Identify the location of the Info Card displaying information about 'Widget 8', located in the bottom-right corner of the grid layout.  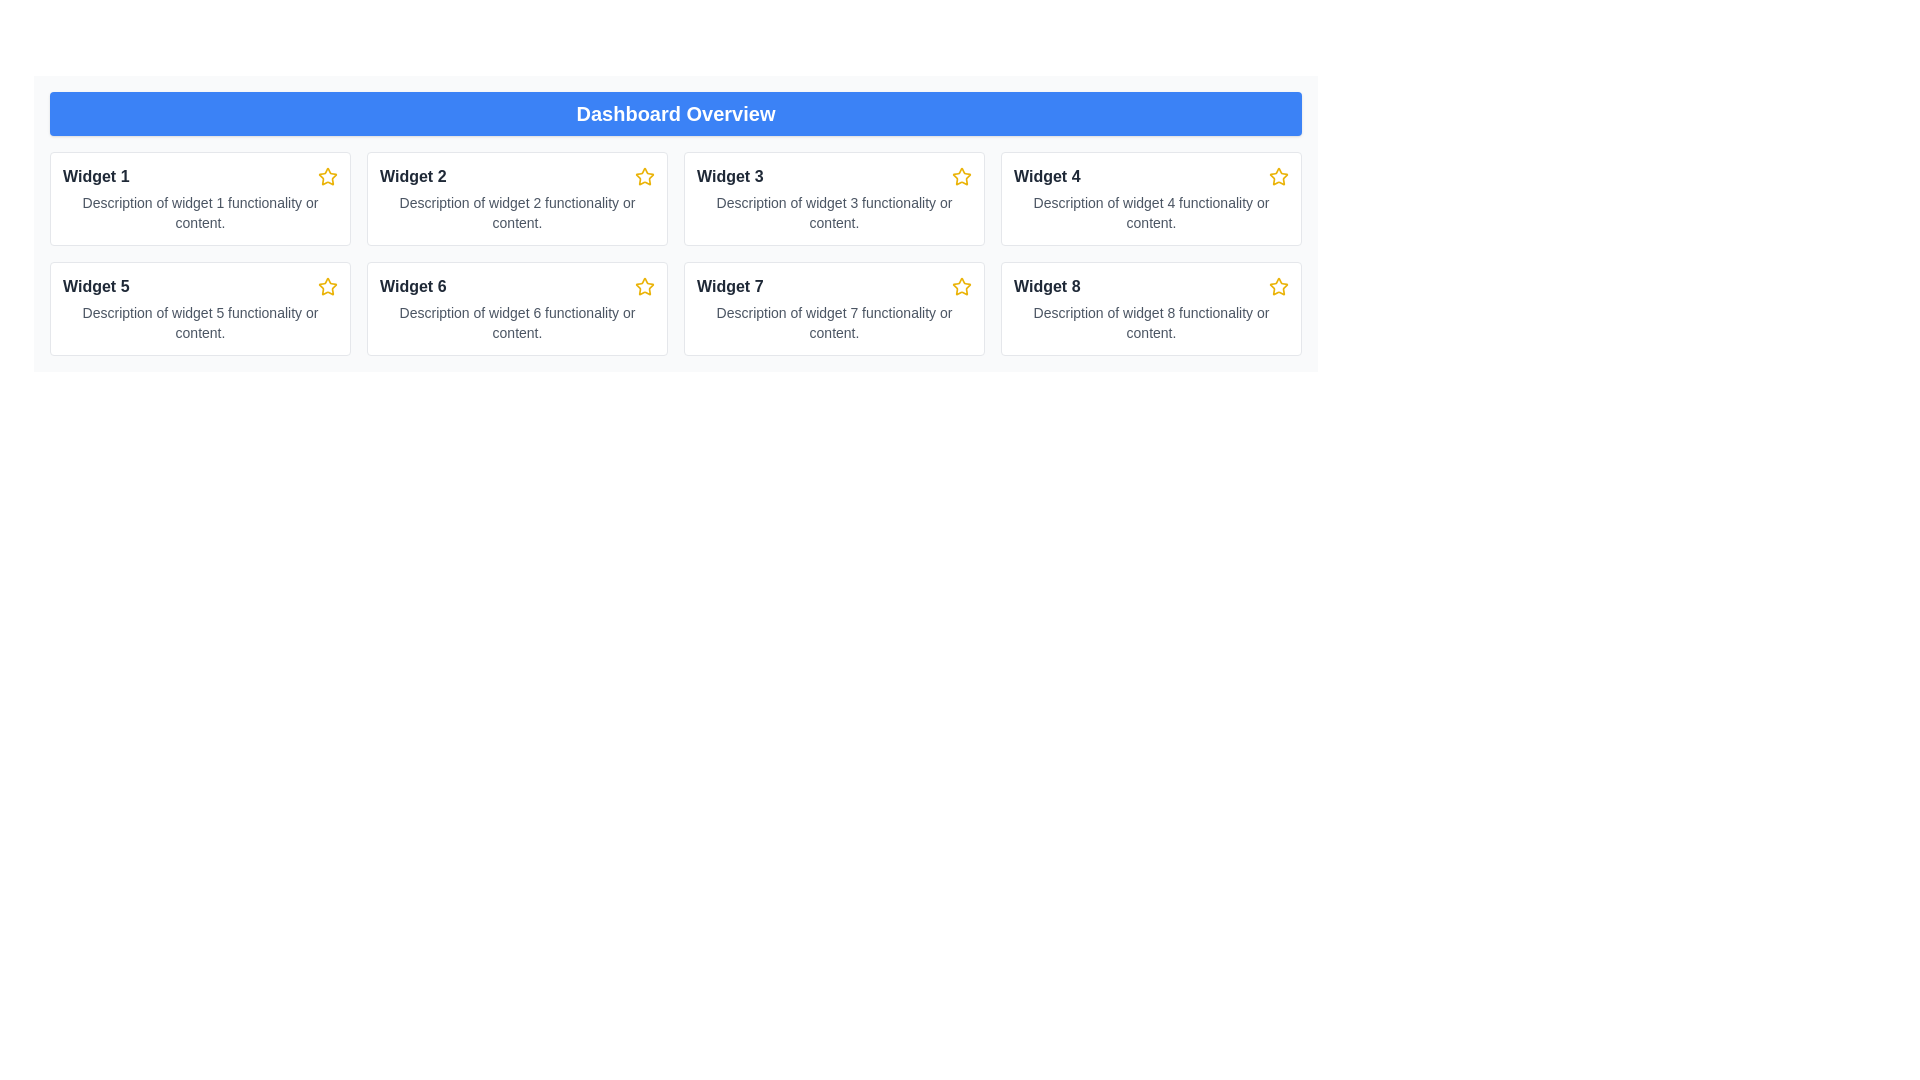
(1151, 308).